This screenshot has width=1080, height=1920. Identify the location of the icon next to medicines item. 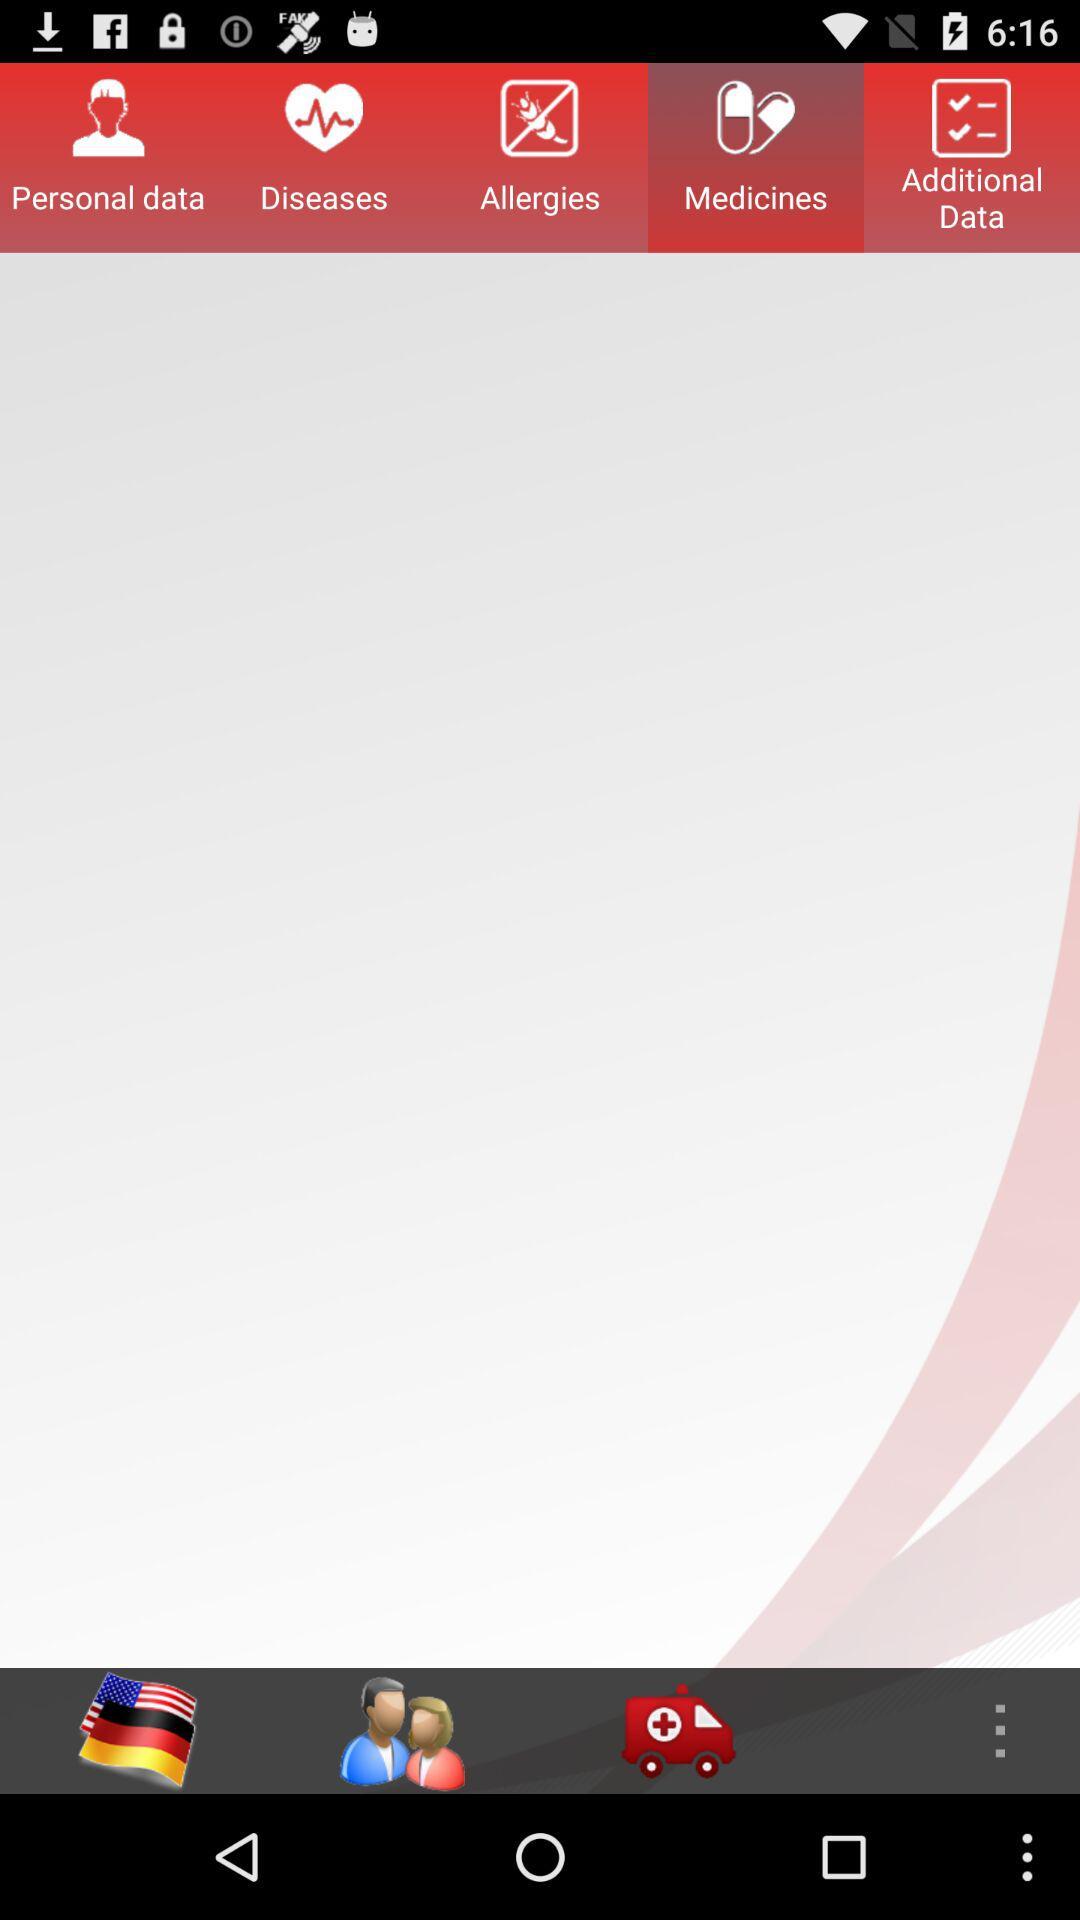
(540, 156).